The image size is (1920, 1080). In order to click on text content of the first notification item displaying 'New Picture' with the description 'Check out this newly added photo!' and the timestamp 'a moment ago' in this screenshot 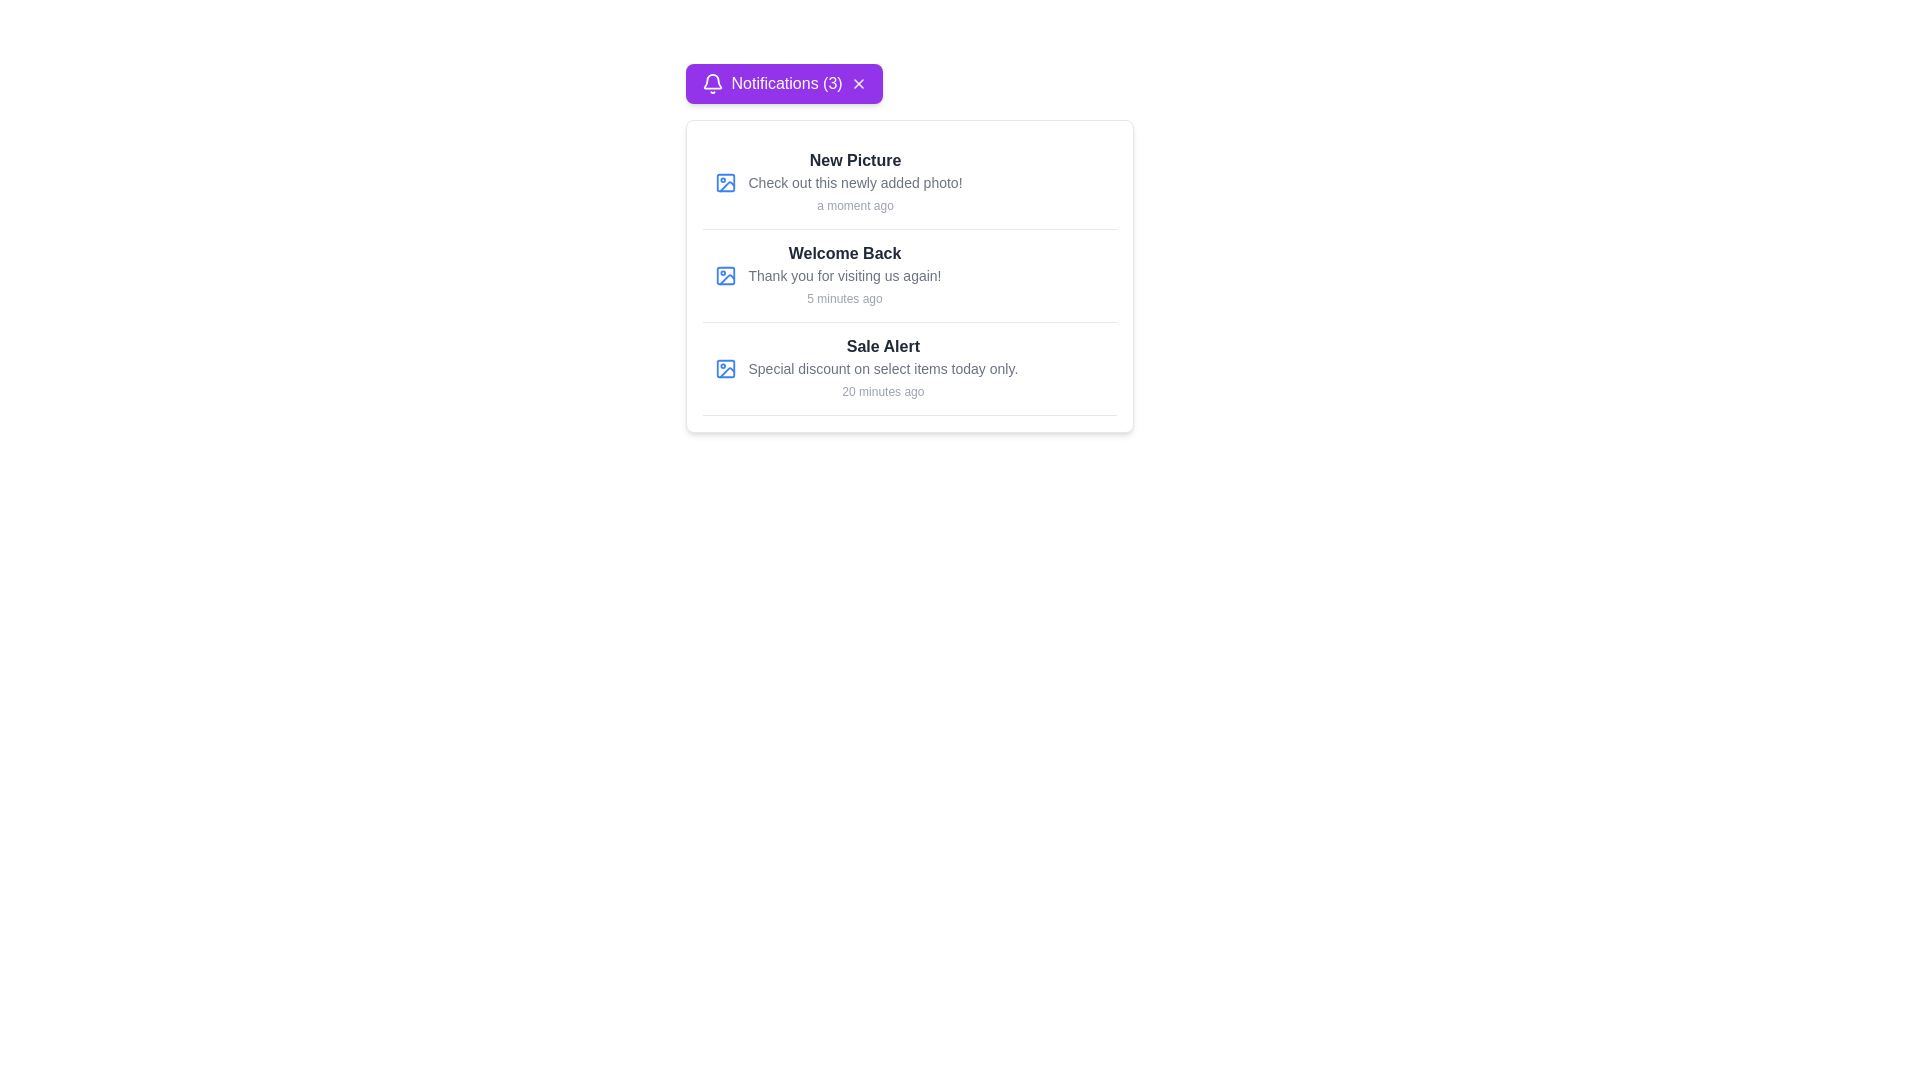, I will do `click(908, 183)`.